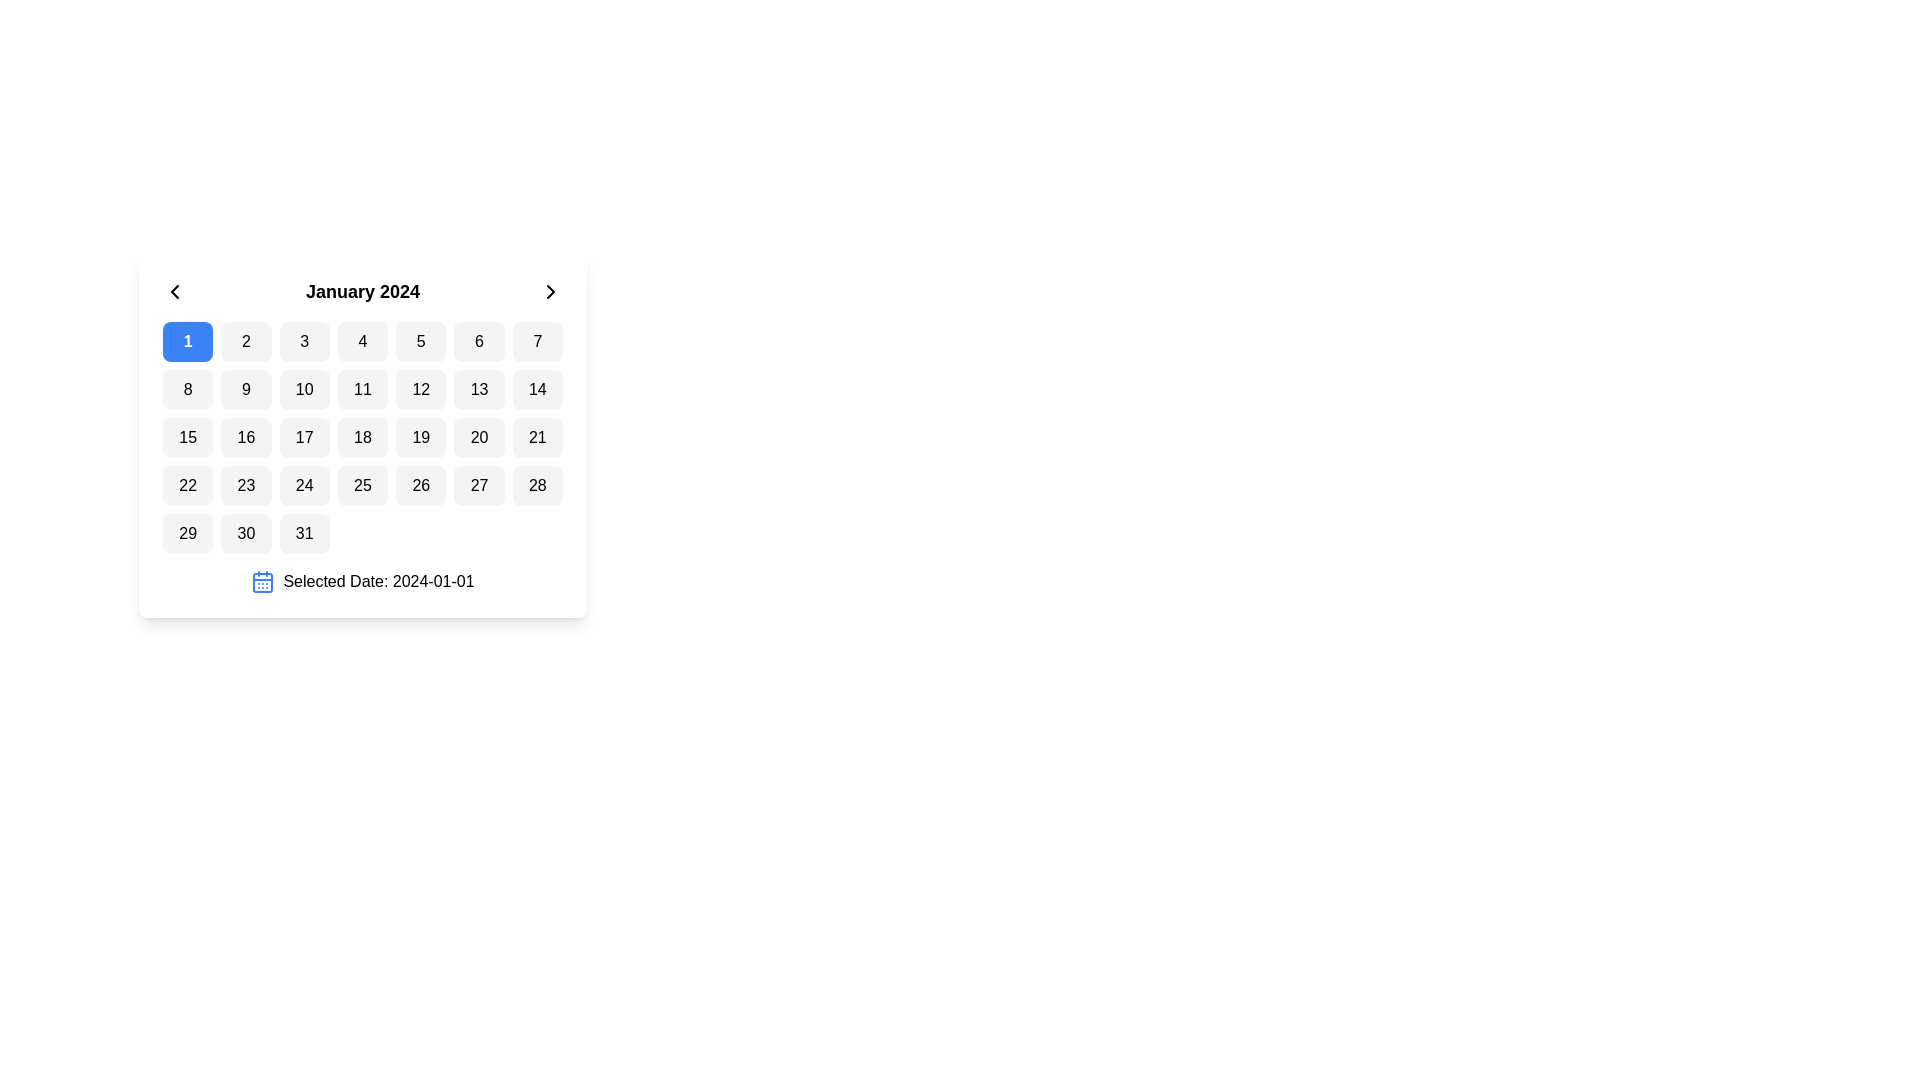  Describe the element at coordinates (188, 437) in the screenshot. I see `the calendar grid cell displaying the number '15' located in the third row and first column of the calendar` at that location.